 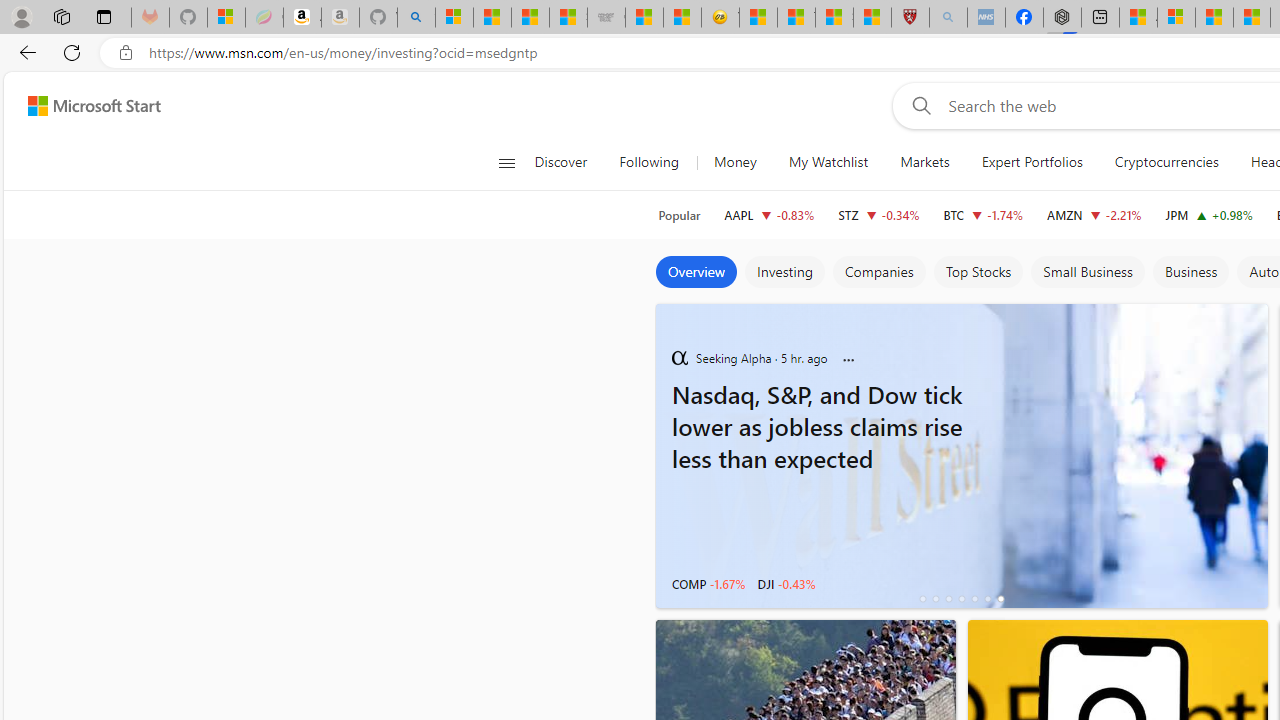 What do you see at coordinates (506, 162) in the screenshot?
I see `'Class: button-glyph'` at bounding box center [506, 162].